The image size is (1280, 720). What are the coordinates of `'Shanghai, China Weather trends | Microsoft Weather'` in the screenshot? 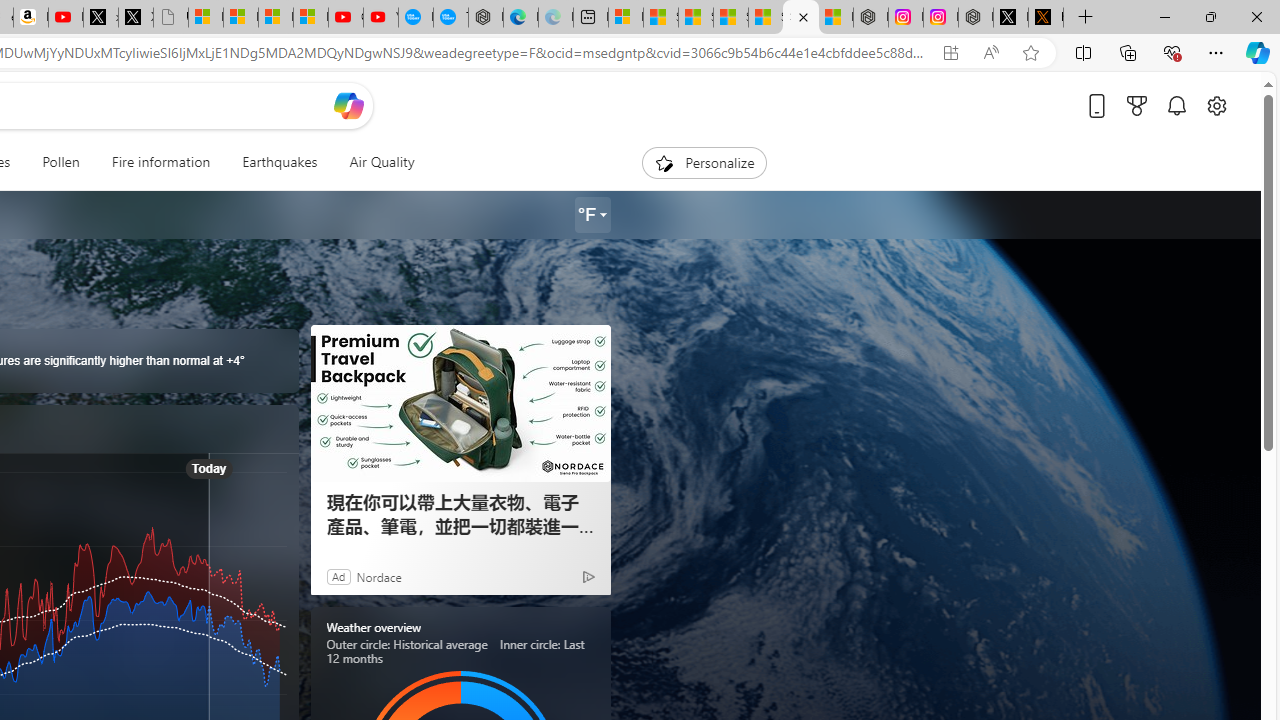 It's located at (800, 17).